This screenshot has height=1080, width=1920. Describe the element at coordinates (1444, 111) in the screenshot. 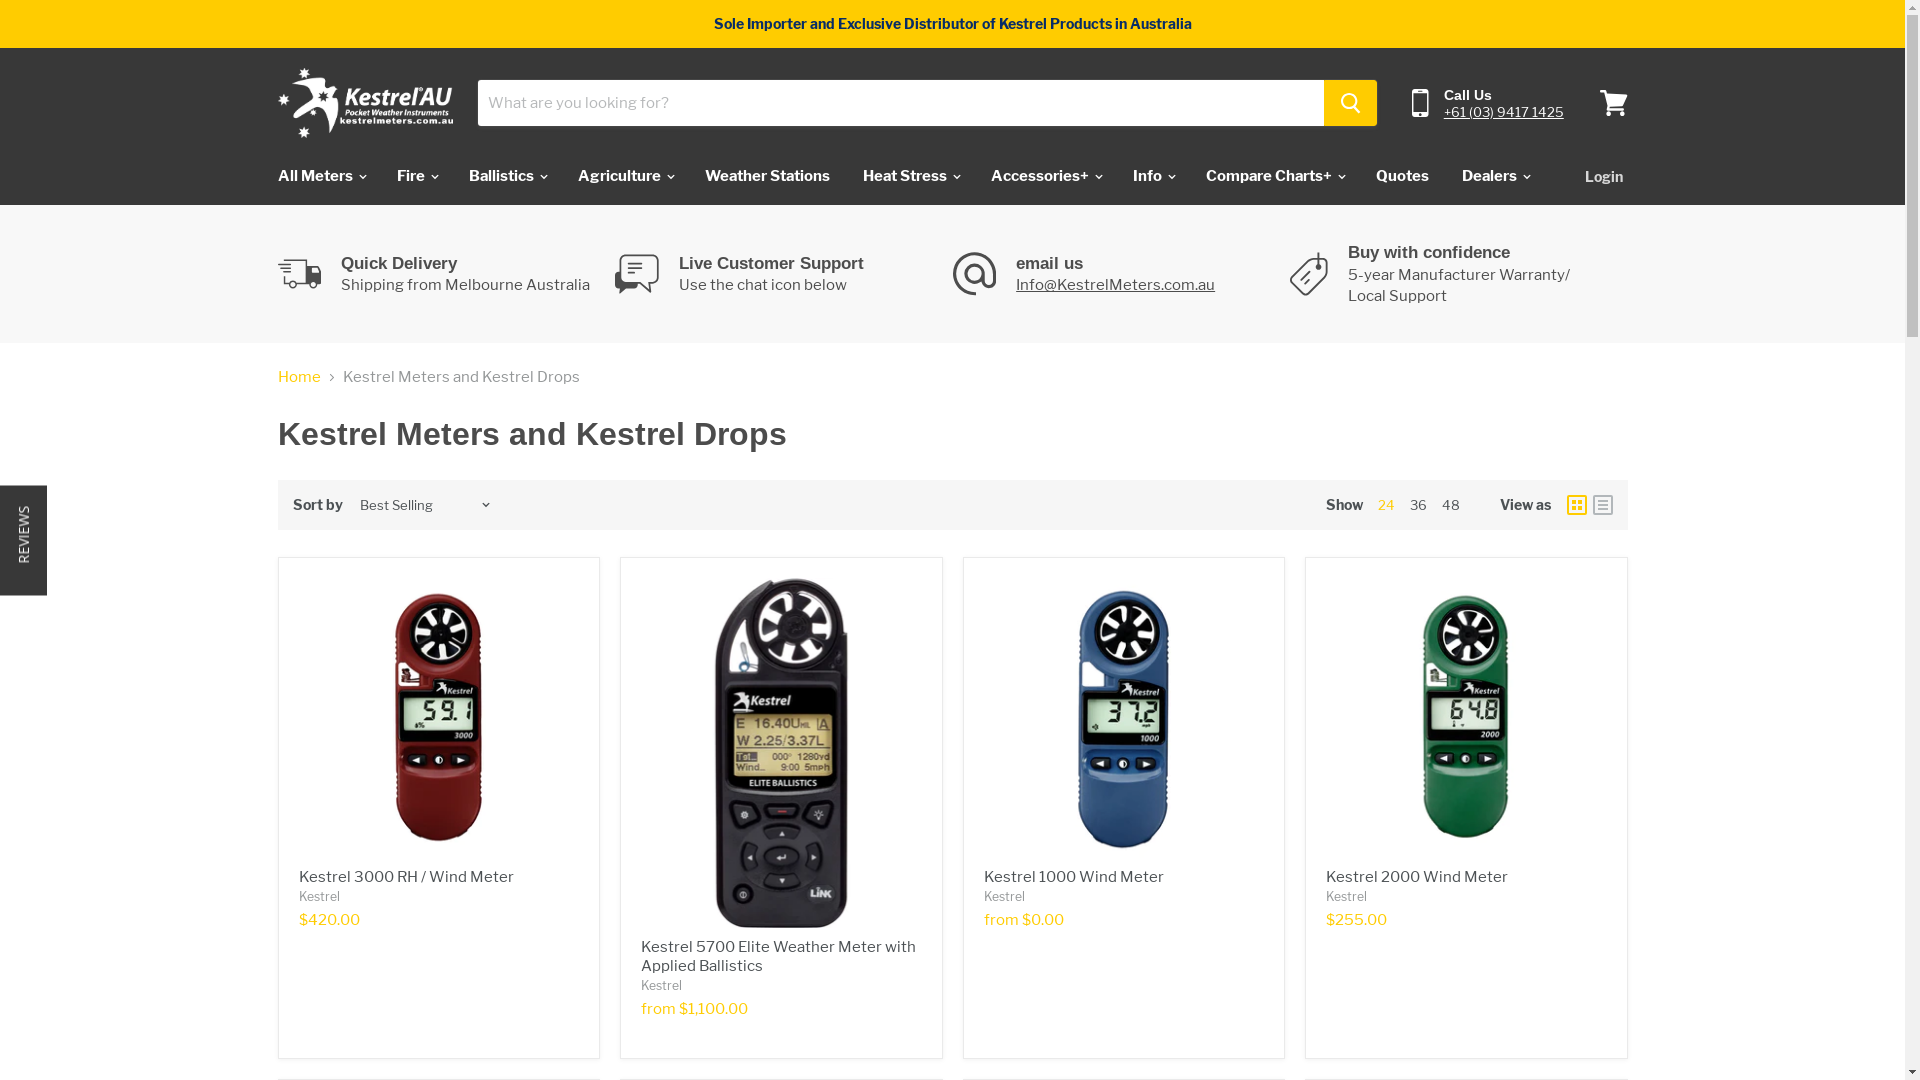

I see `'+61 (03) 9417 1425'` at that location.